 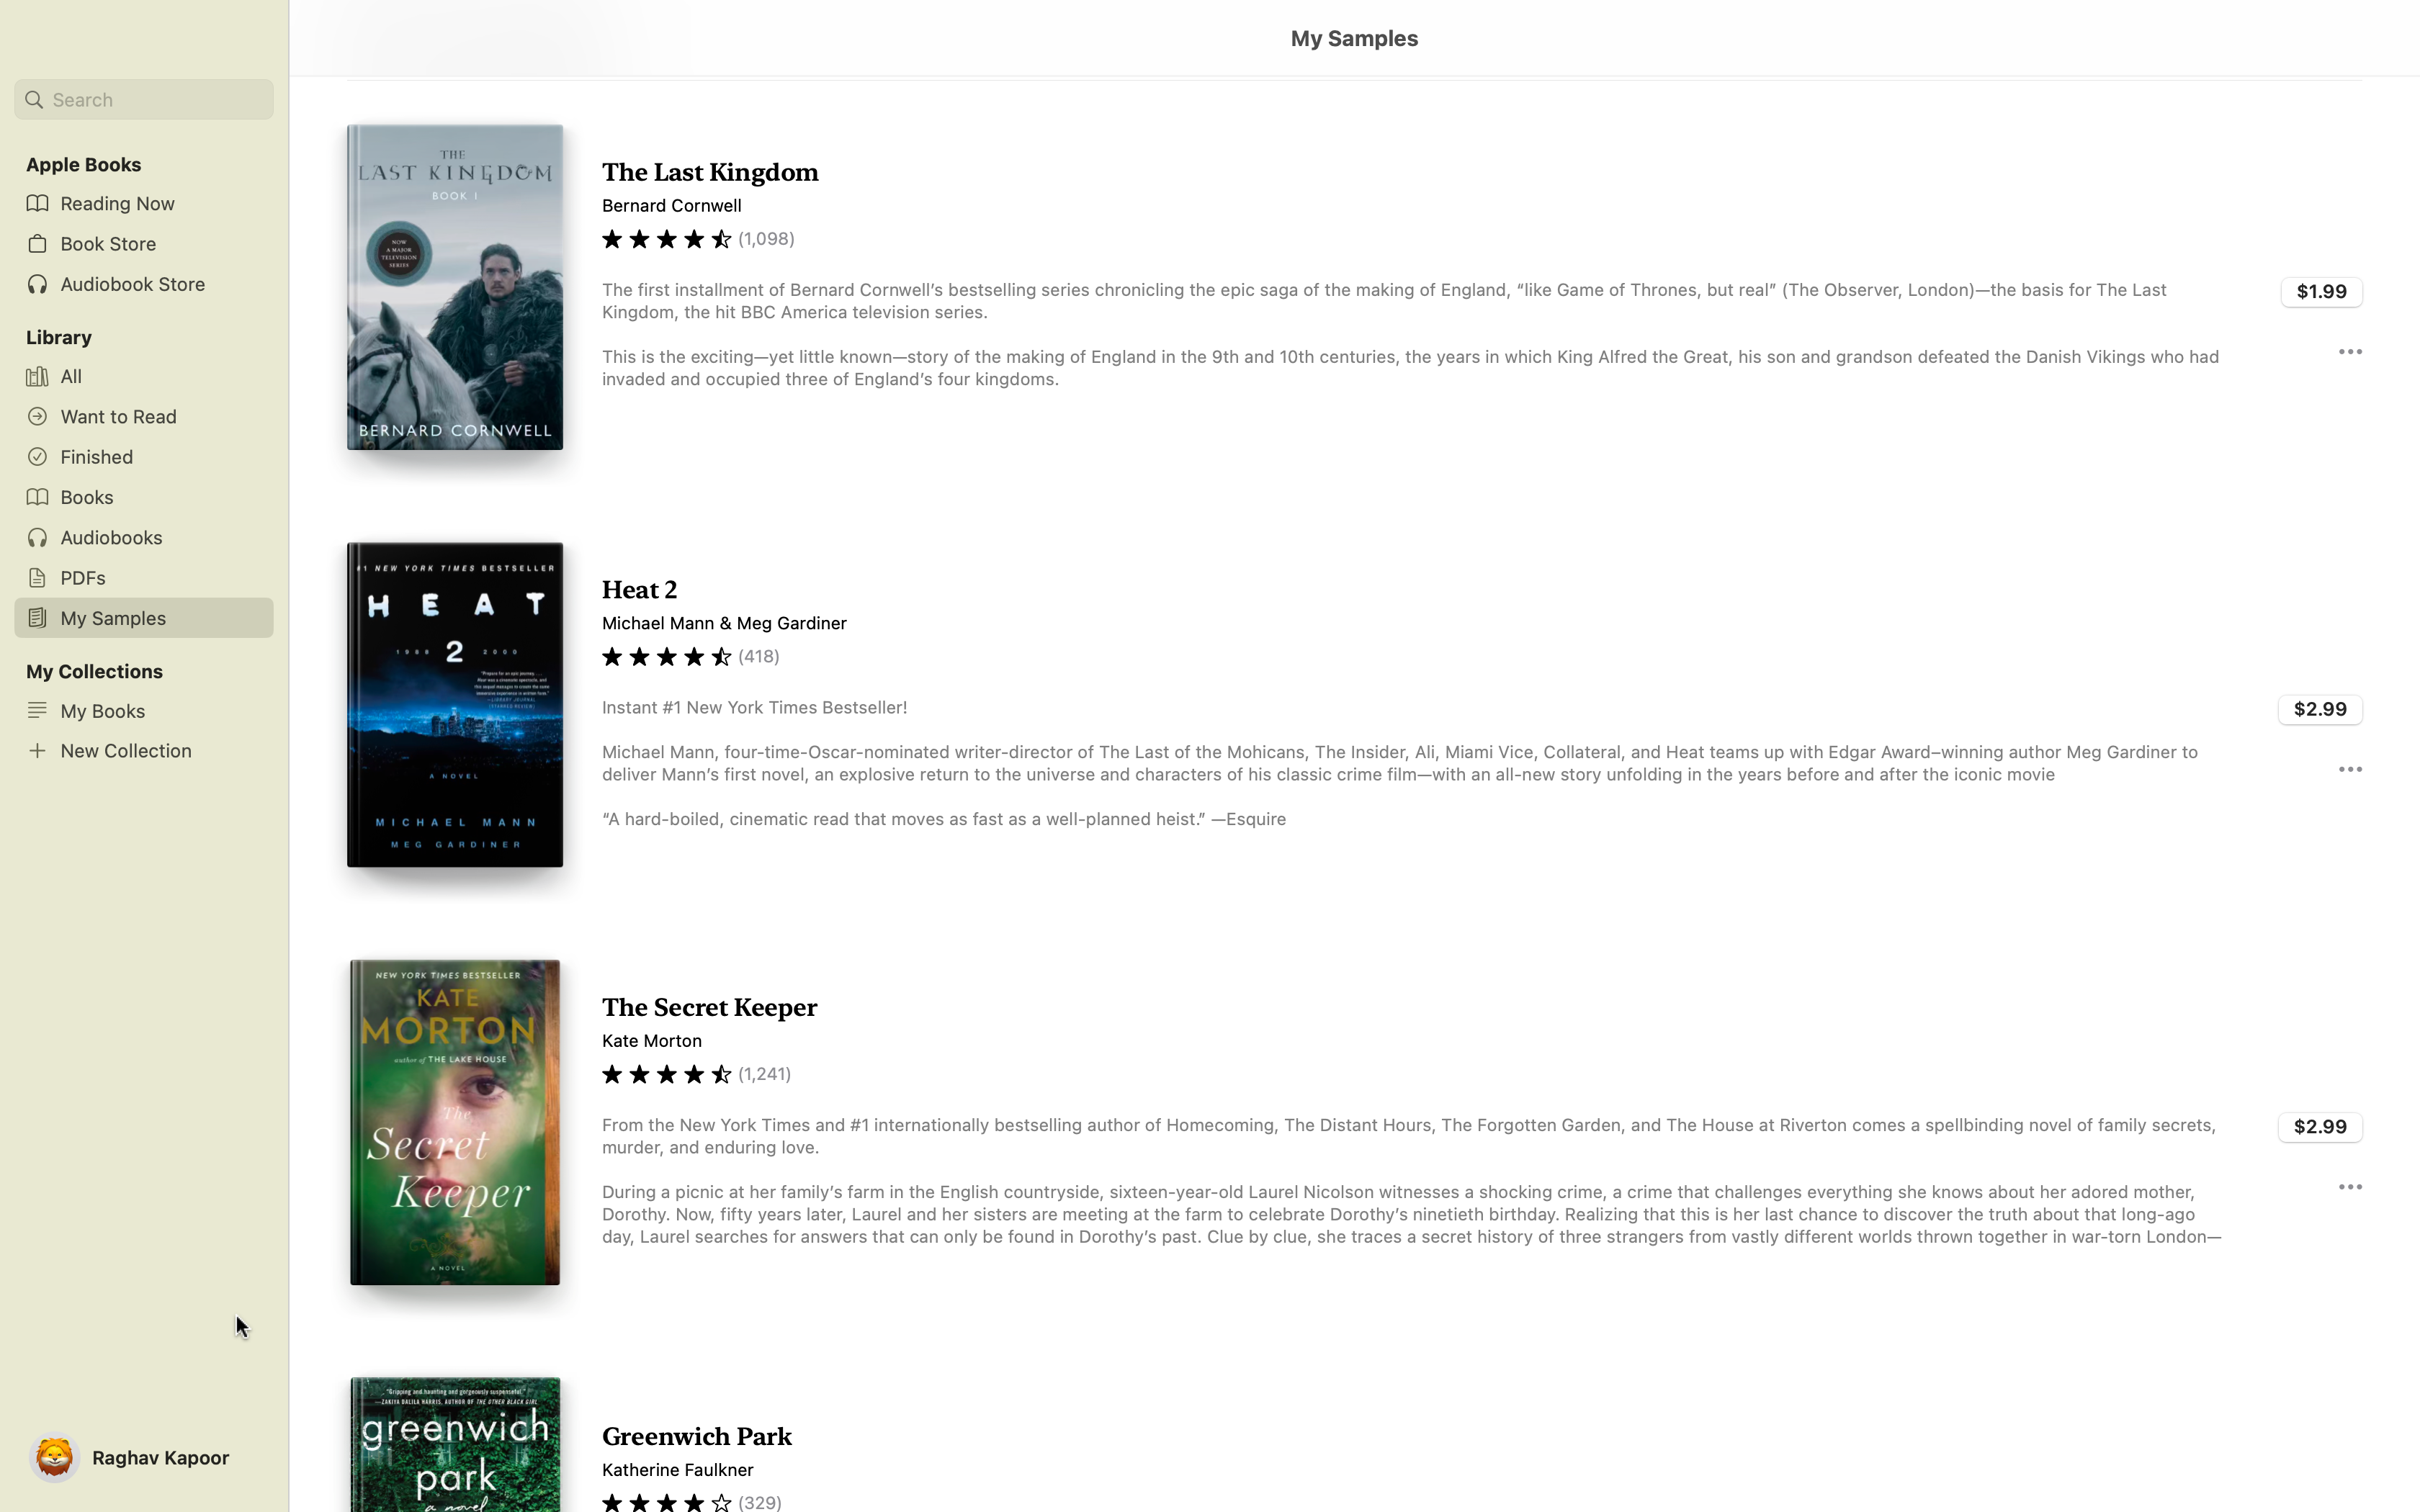 What do you see at coordinates (1353, 289) in the screenshot?
I see `Execute a double click to open the Last Kingdom"s excerpt` at bounding box center [1353, 289].